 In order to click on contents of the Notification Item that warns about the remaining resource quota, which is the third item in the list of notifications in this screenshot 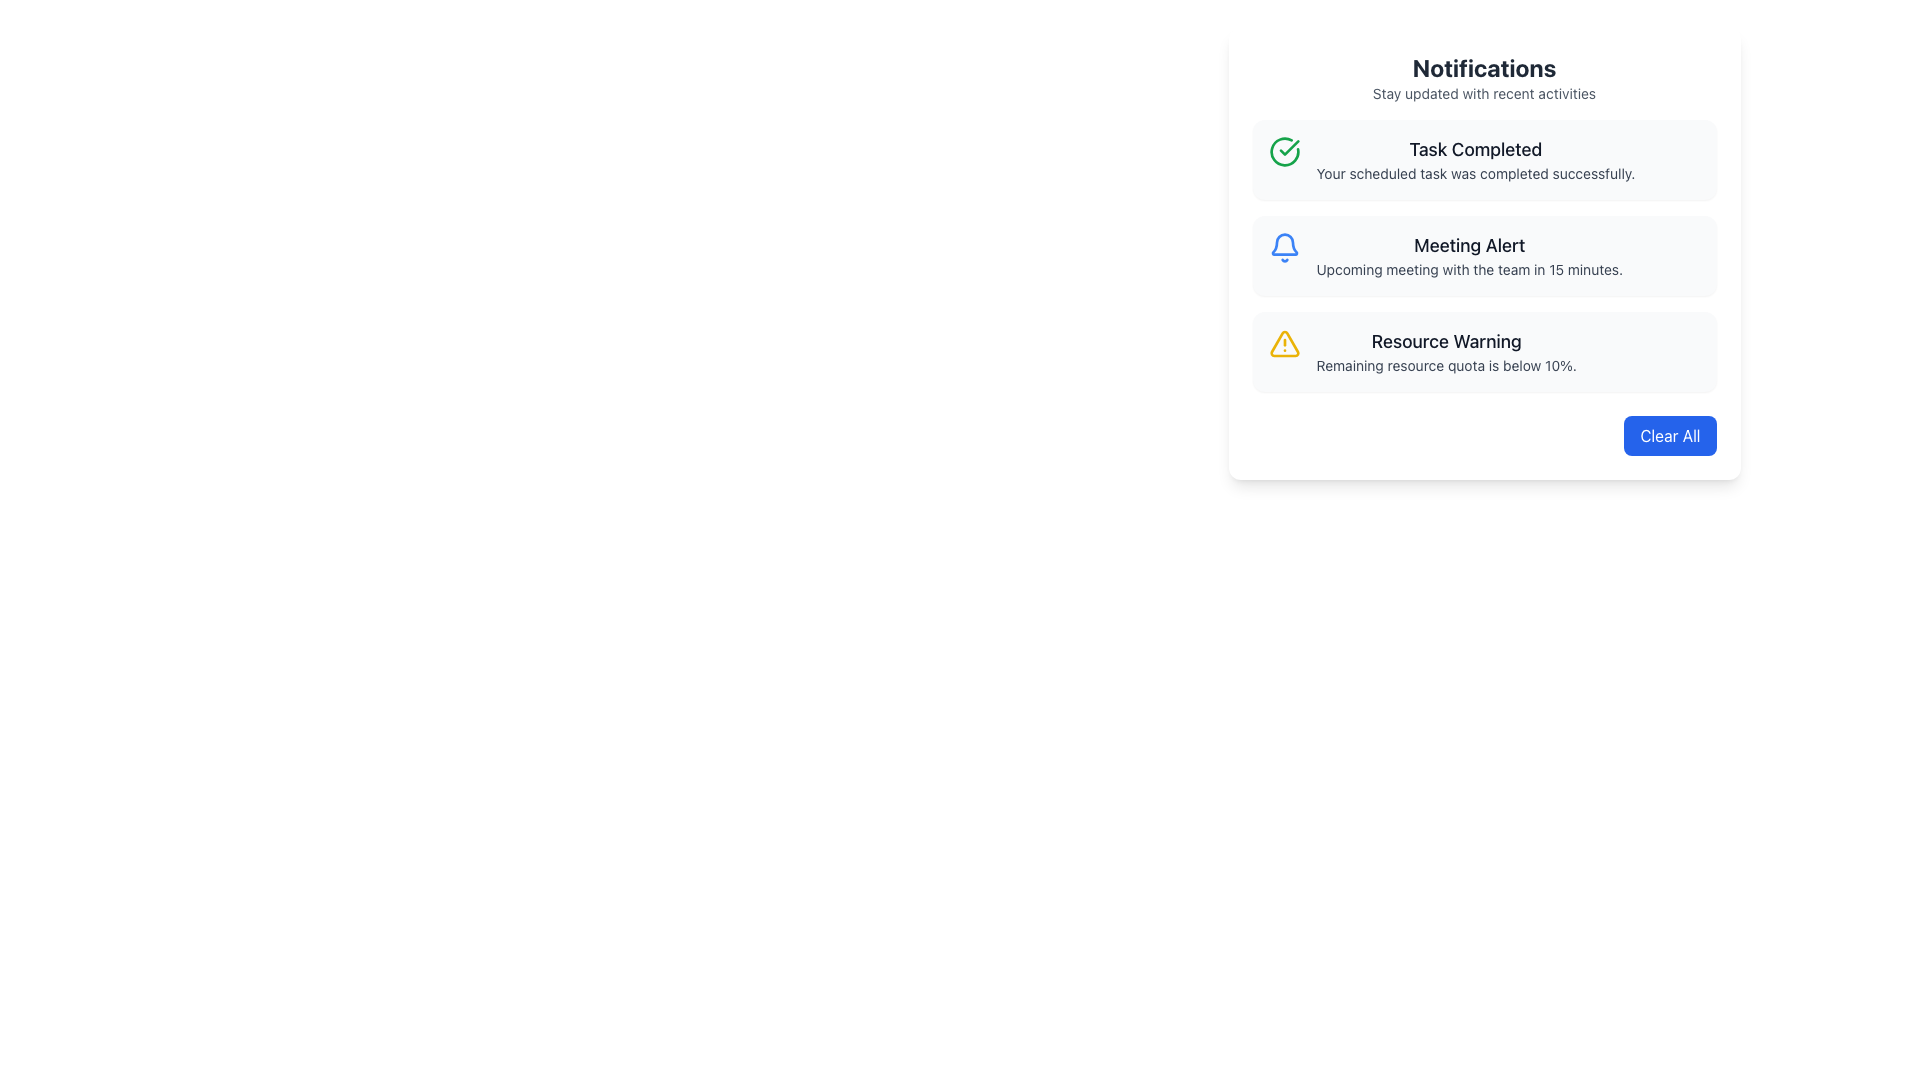, I will do `click(1446, 350)`.